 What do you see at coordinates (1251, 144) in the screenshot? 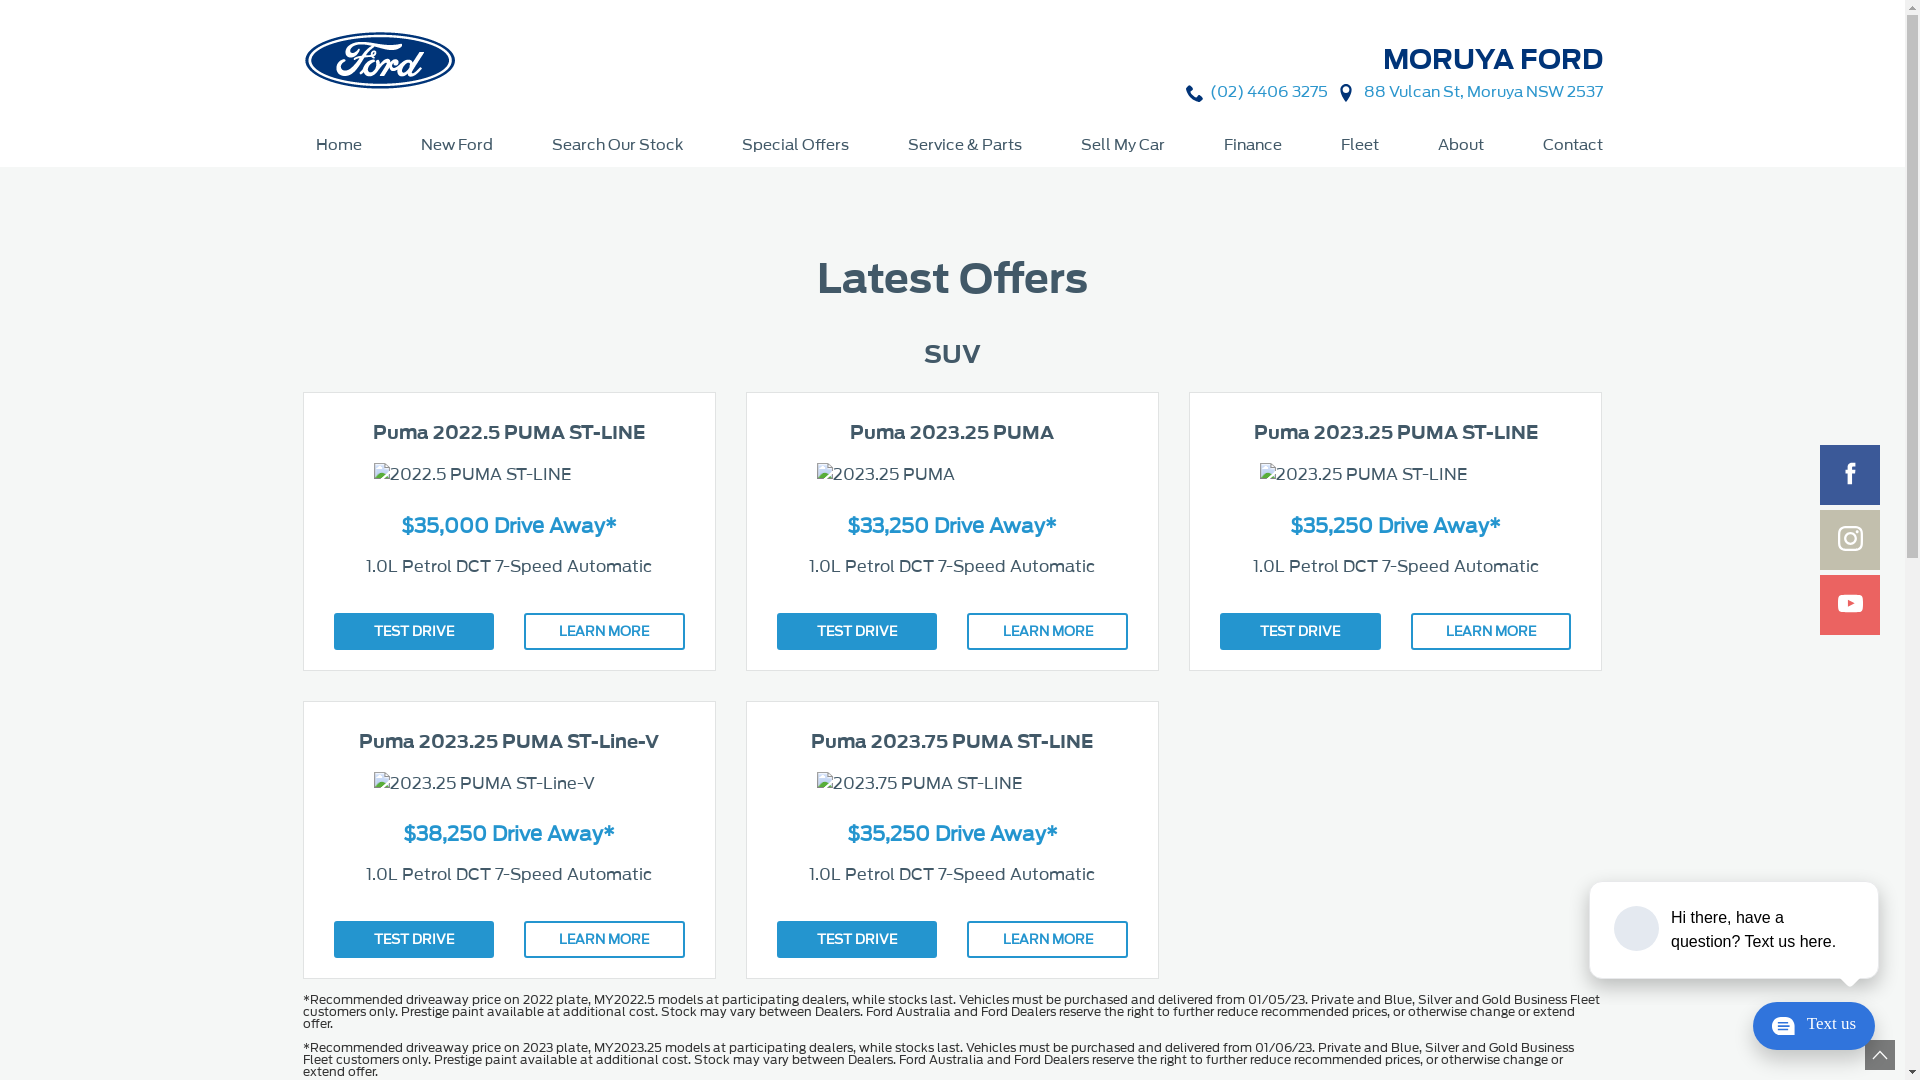
I see `'Finance'` at bounding box center [1251, 144].